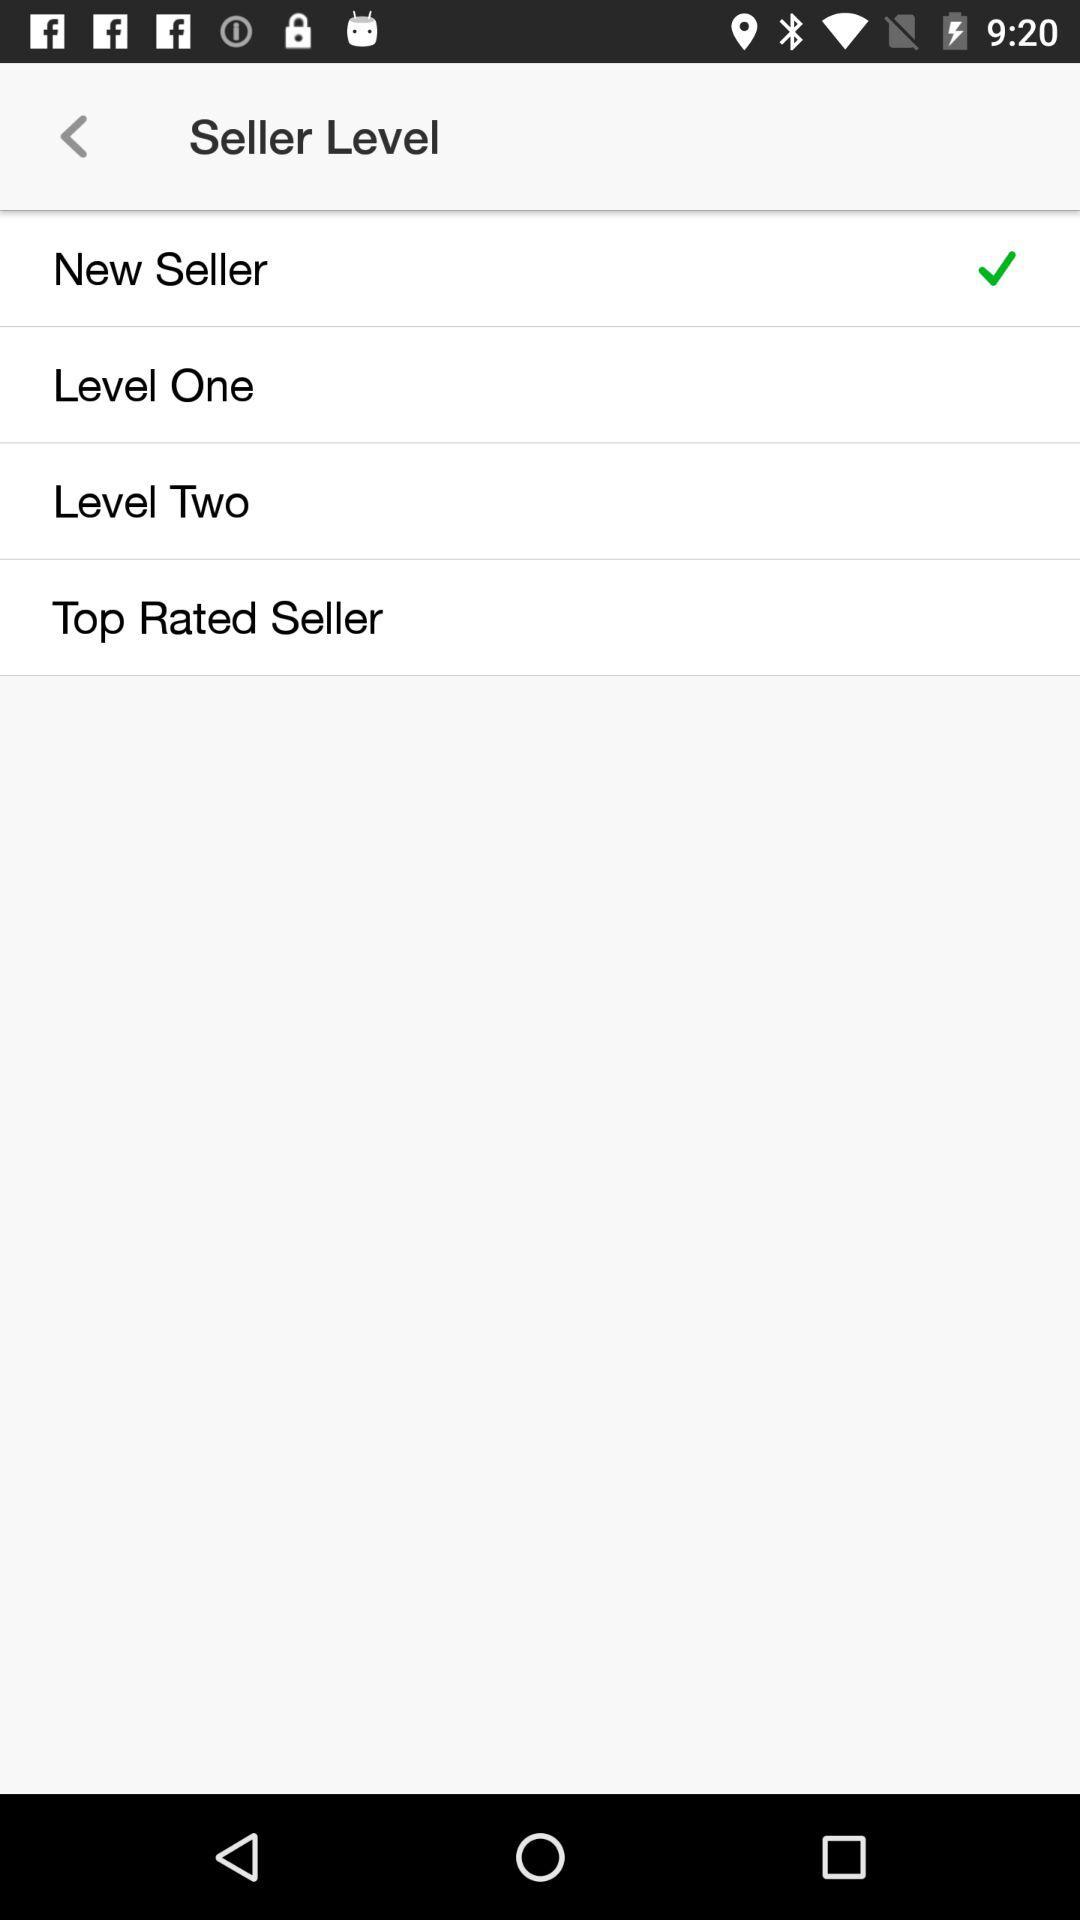 The image size is (1080, 1920). What do you see at coordinates (472, 267) in the screenshot?
I see `new seller icon` at bounding box center [472, 267].